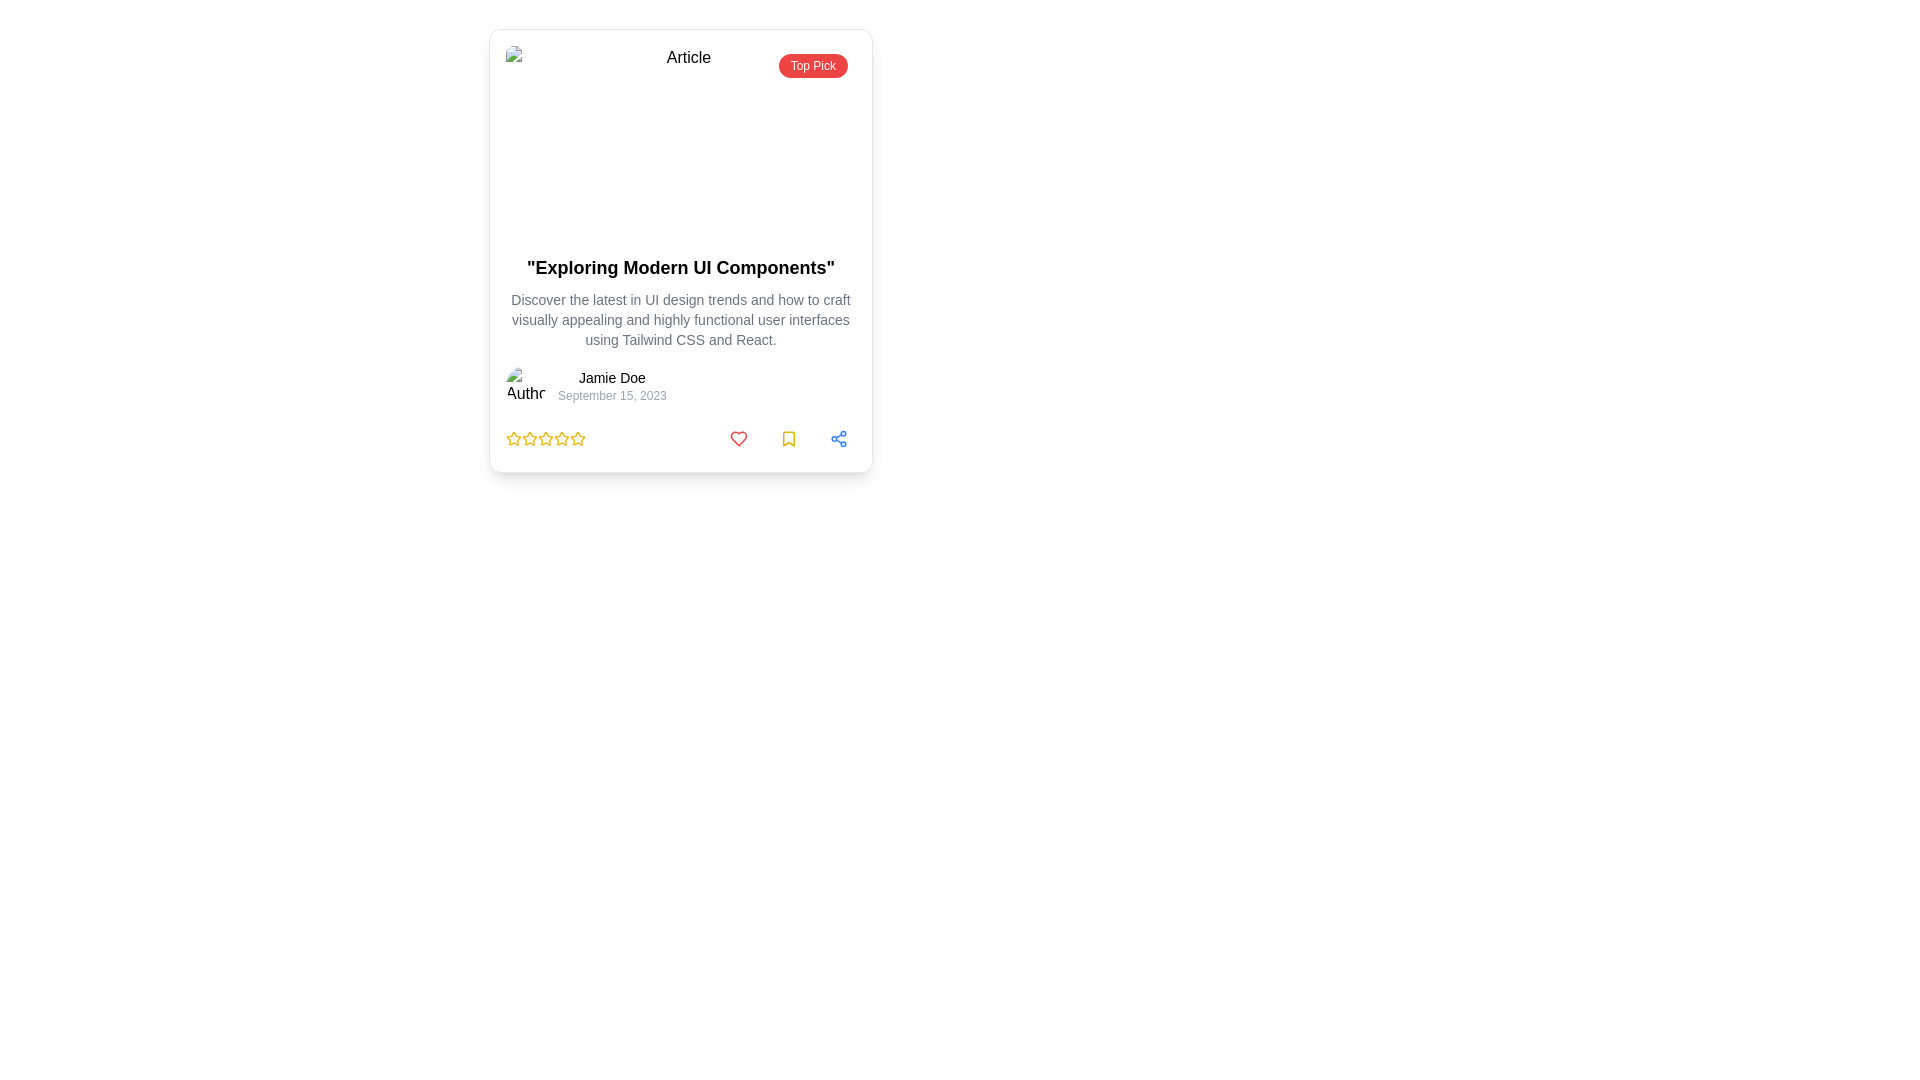 The height and width of the screenshot is (1080, 1920). I want to click on the circular button with a yellow bookmark symbol located at the bottom right of the card component to bookmark the item, so click(787, 438).